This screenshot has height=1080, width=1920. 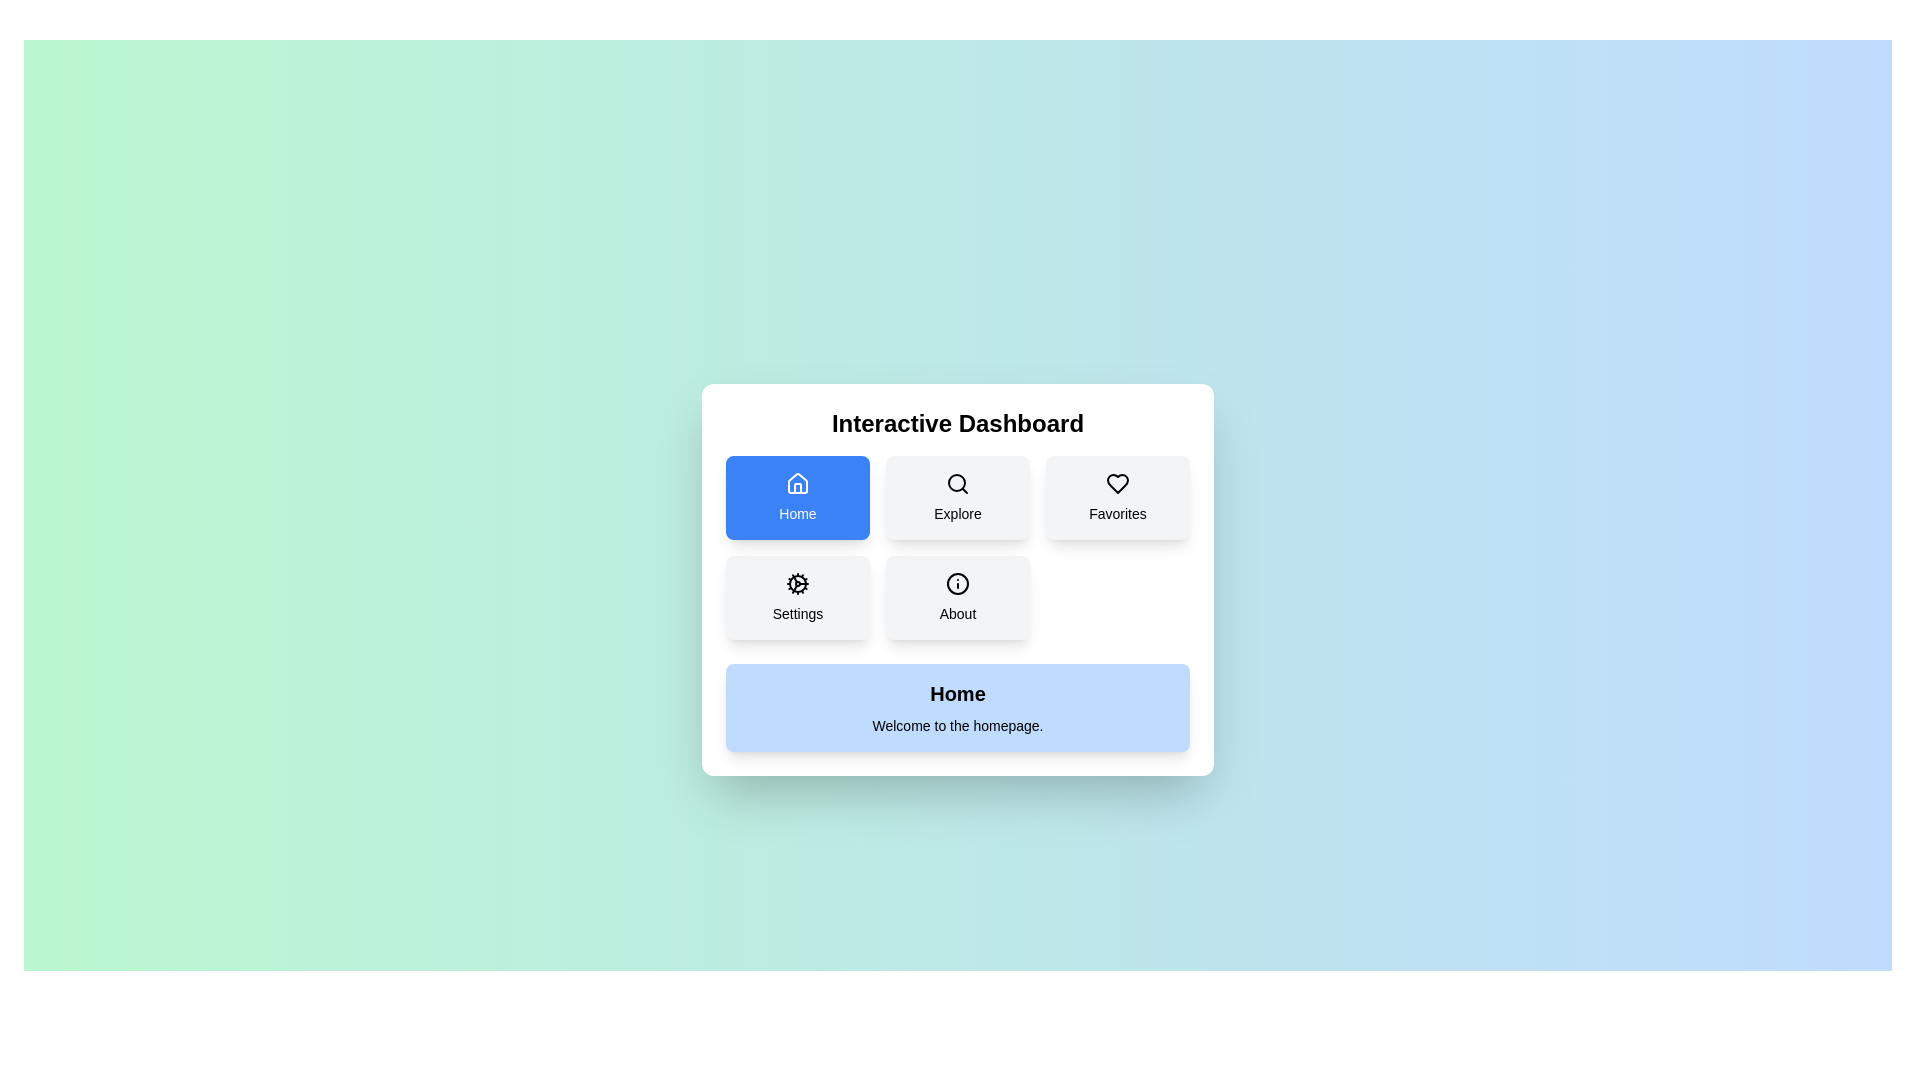 I want to click on the button corresponding to the section Home, so click(x=796, y=496).